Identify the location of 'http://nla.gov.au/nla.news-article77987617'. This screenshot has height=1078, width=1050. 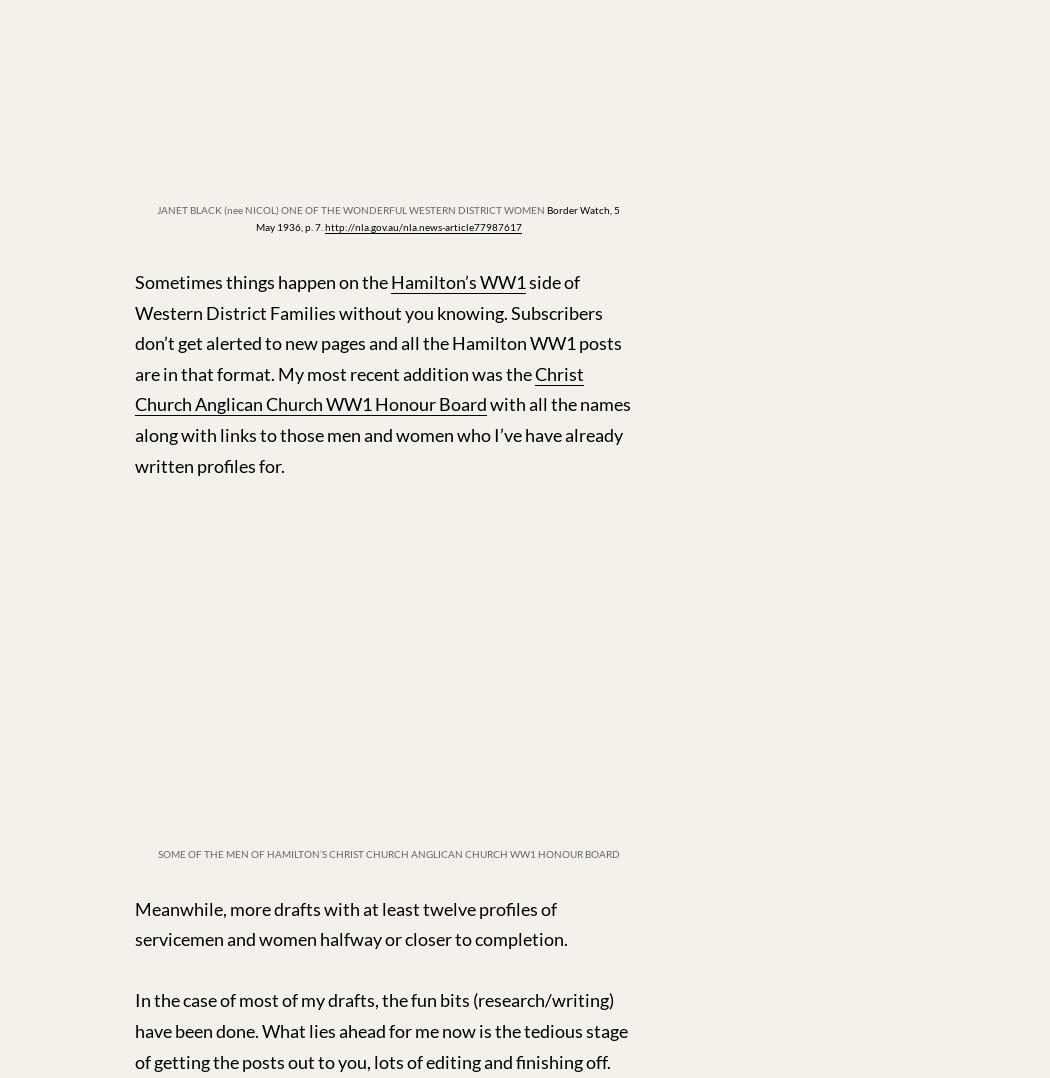
(421, 227).